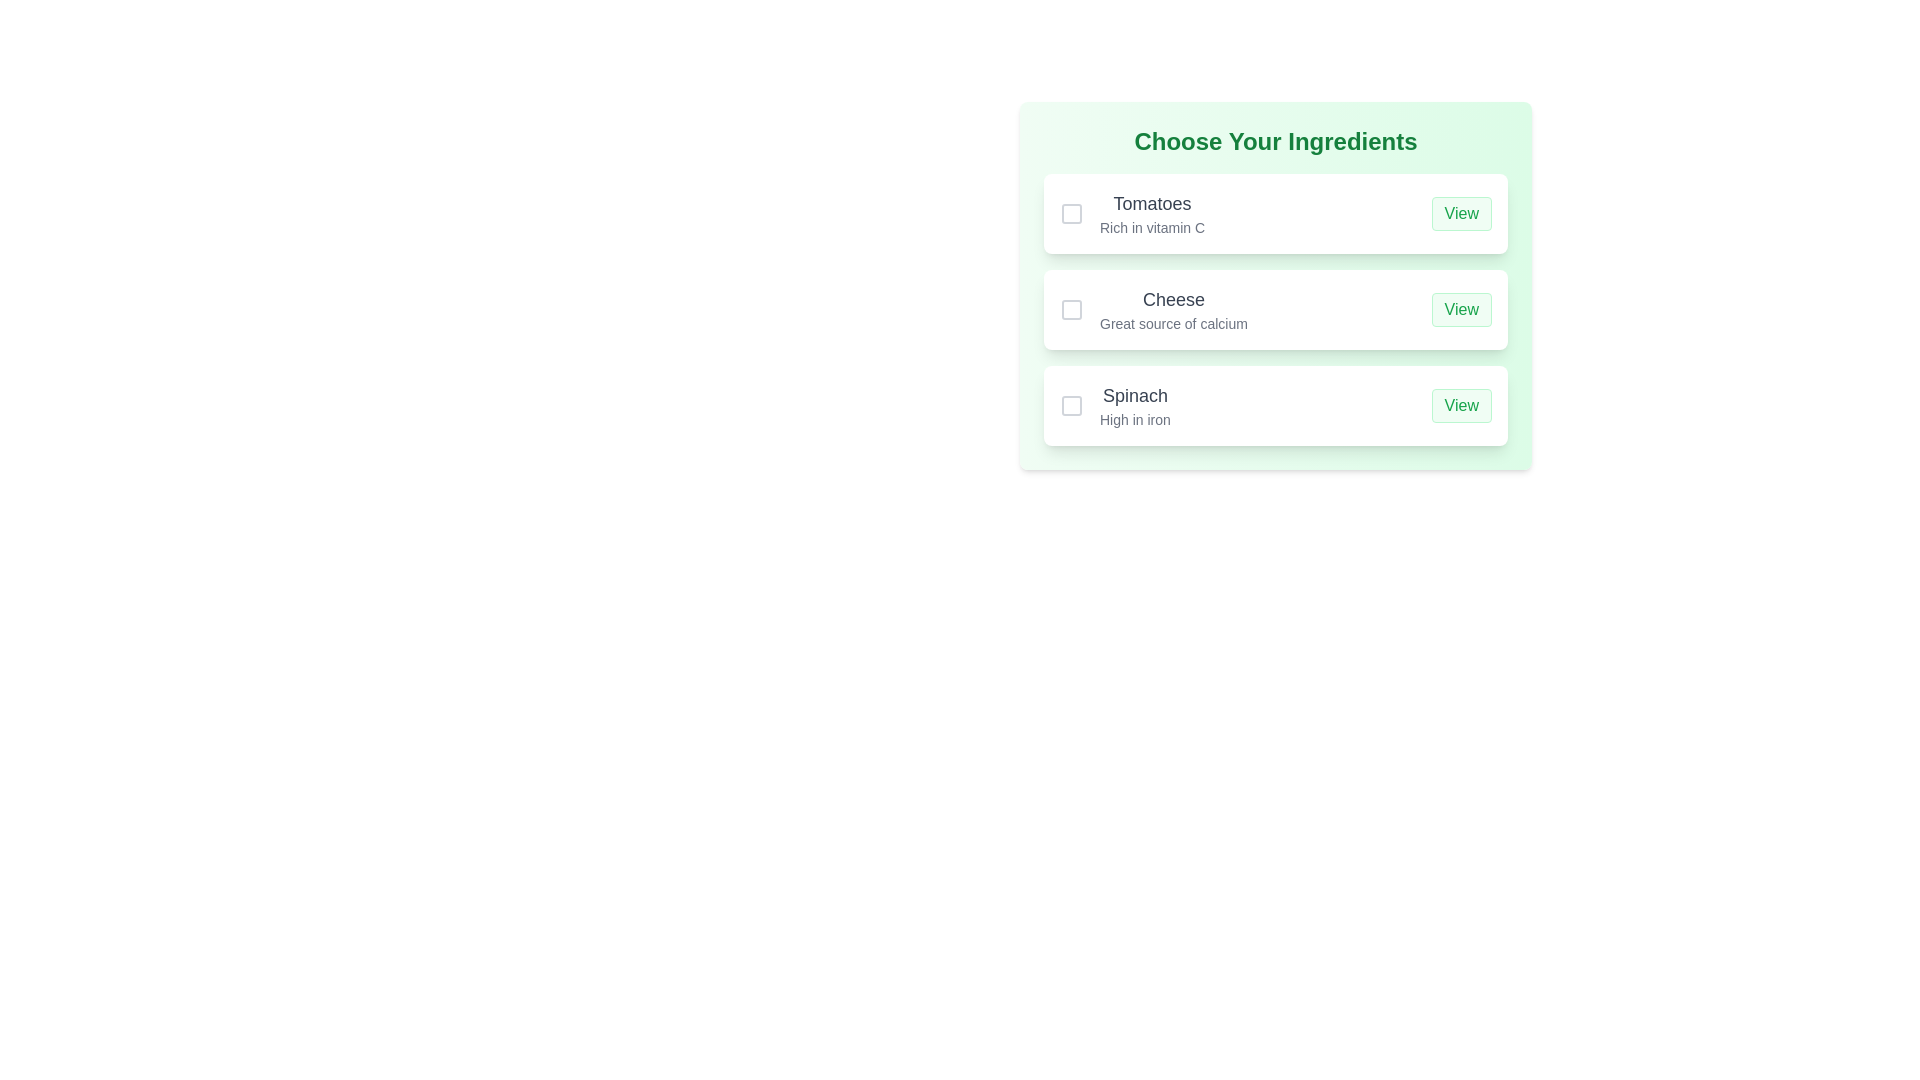 The height and width of the screenshot is (1080, 1920). I want to click on the 'Spinach' checkbox located in the list of selectable items, so click(1070, 405).